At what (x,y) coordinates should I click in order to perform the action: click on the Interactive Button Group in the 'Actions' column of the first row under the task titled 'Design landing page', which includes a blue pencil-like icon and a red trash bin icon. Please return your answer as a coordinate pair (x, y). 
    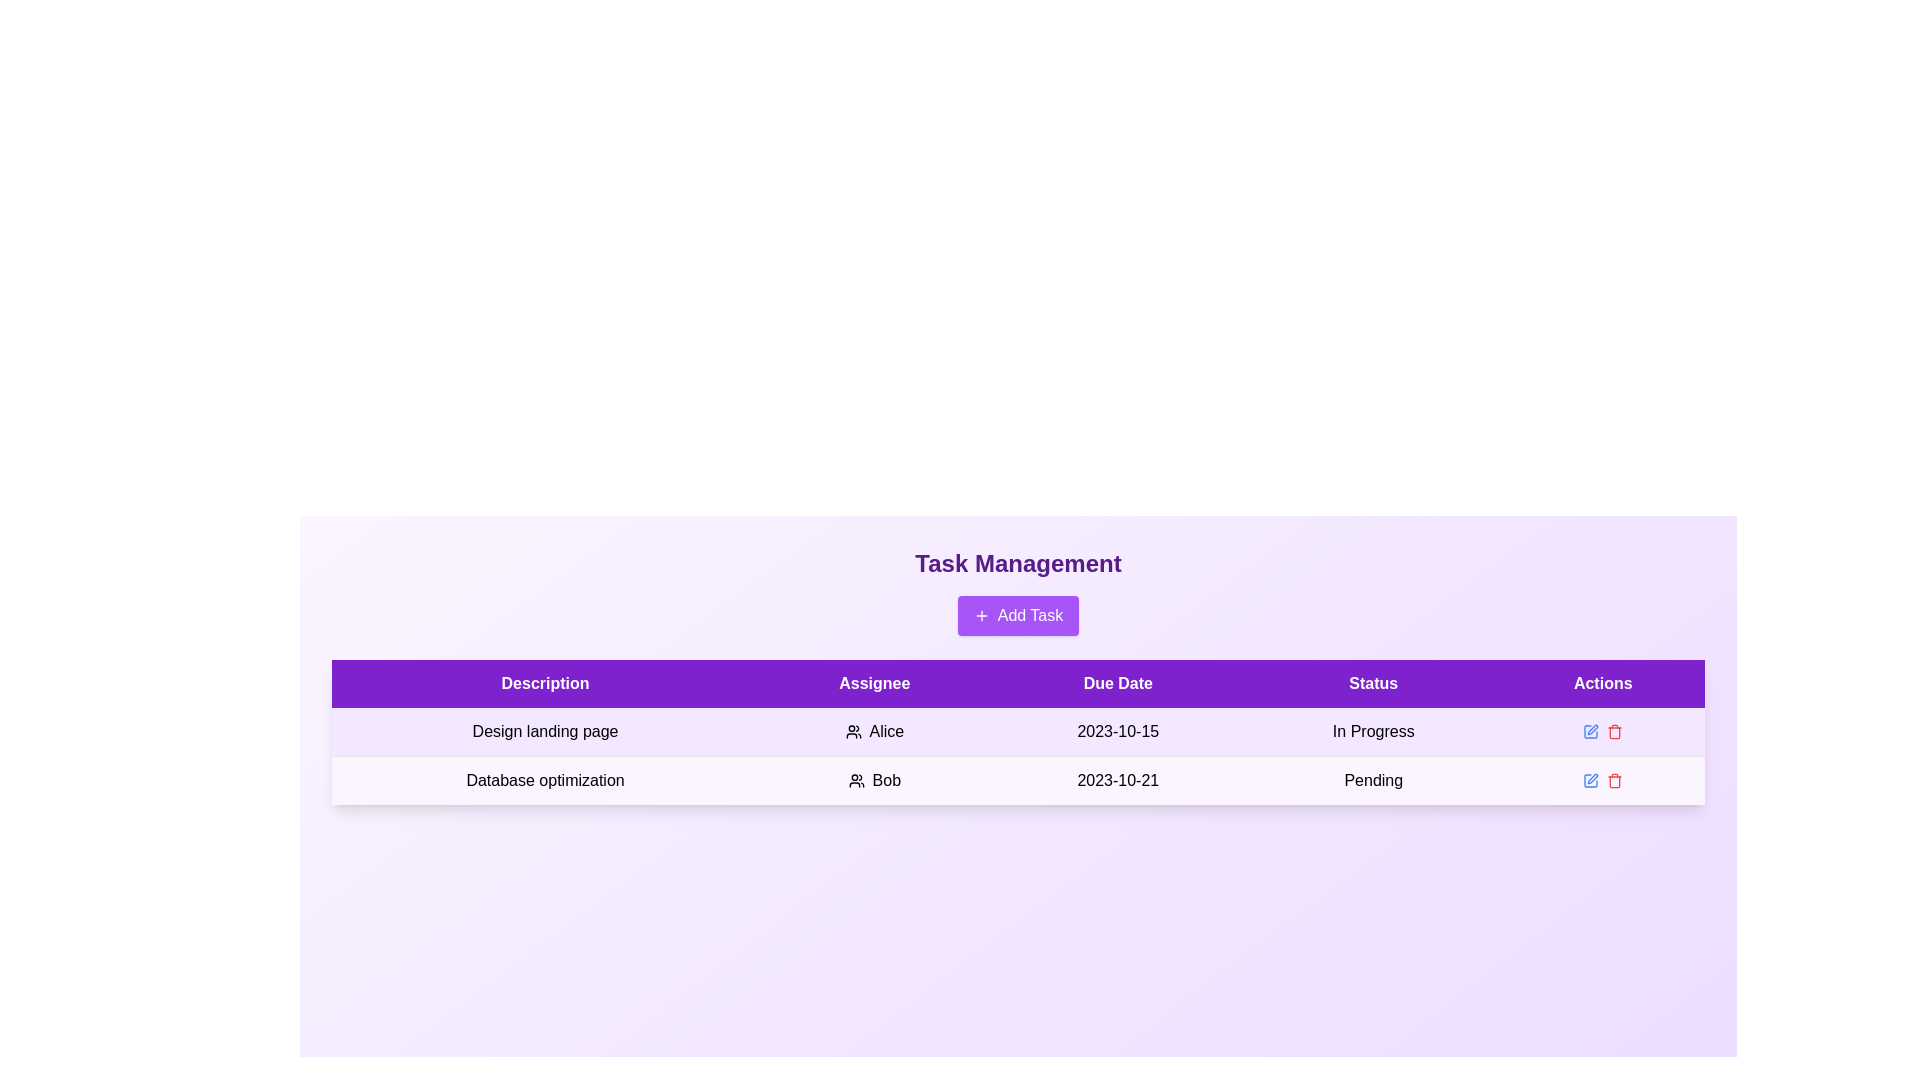
    Looking at the image, I should click on (1603, 732).